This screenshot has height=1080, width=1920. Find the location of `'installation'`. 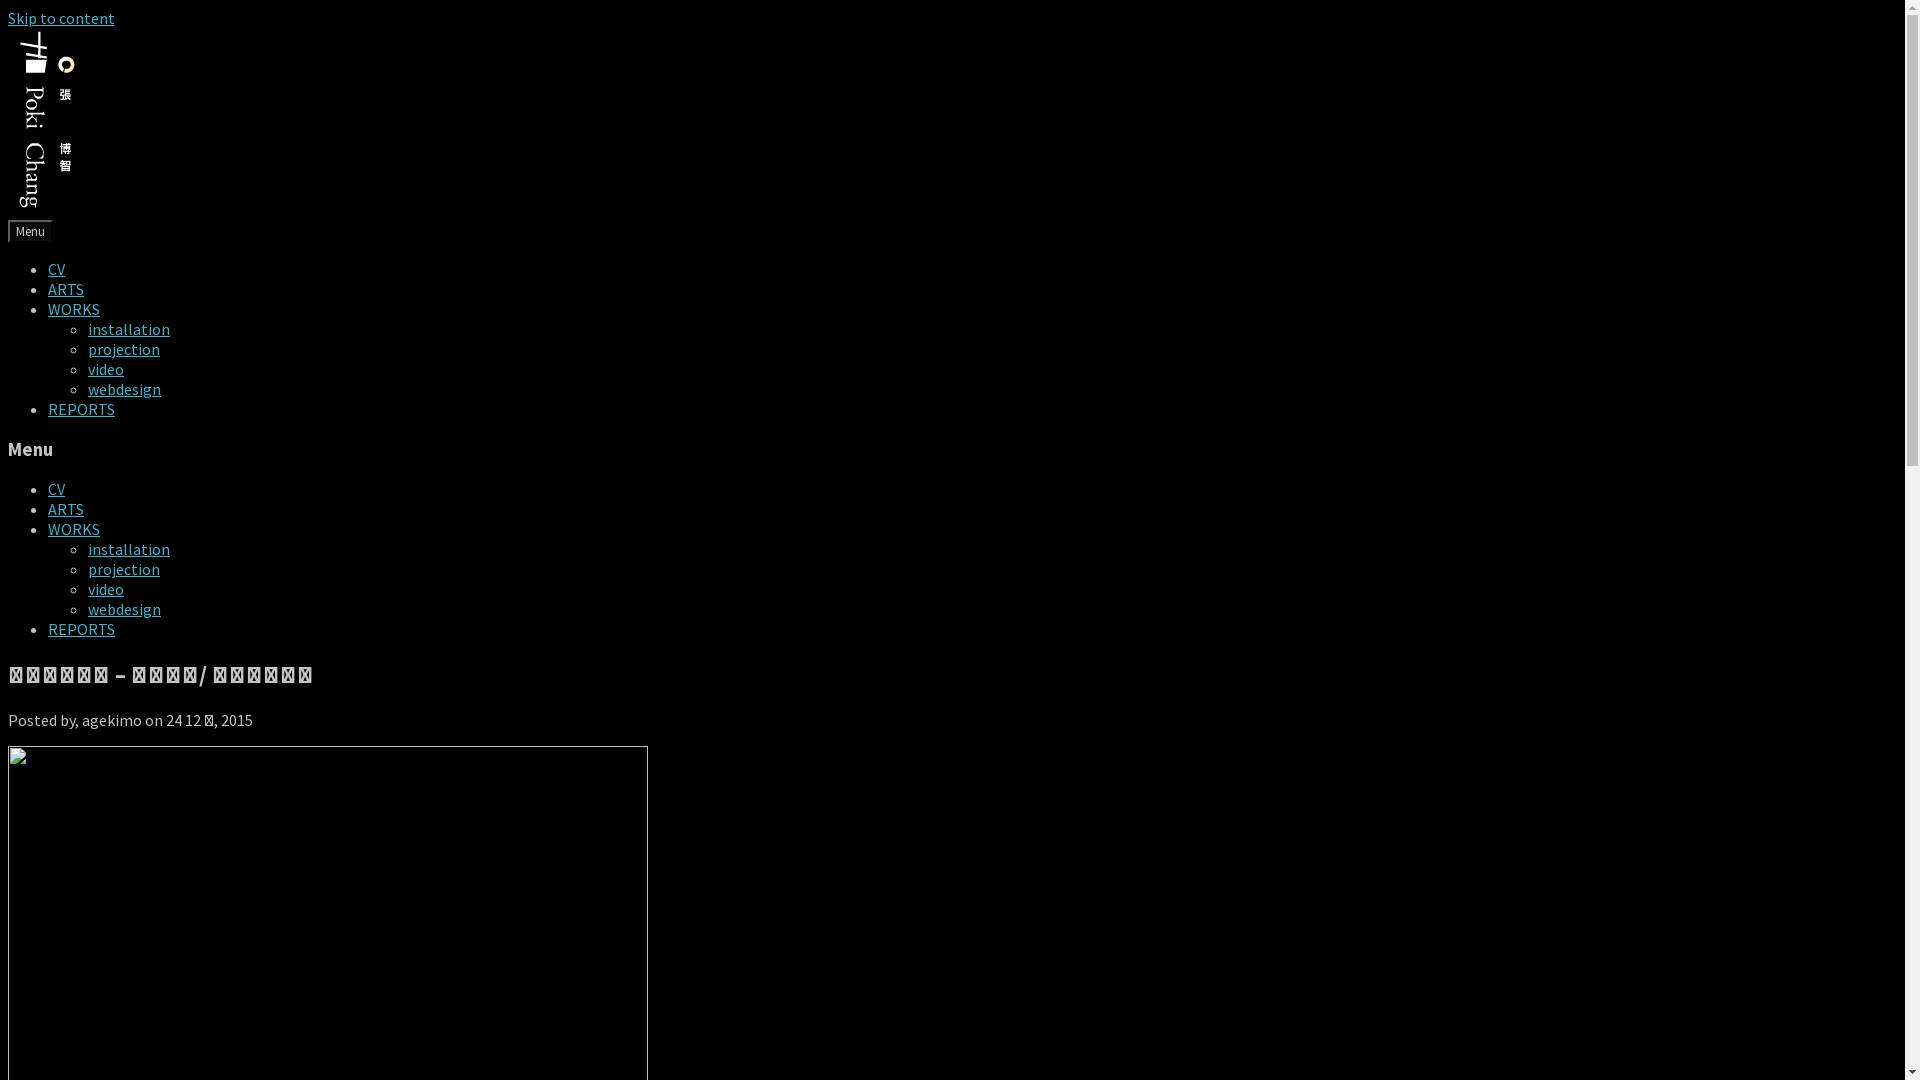

'installation' is located at coordinates (128, 548).